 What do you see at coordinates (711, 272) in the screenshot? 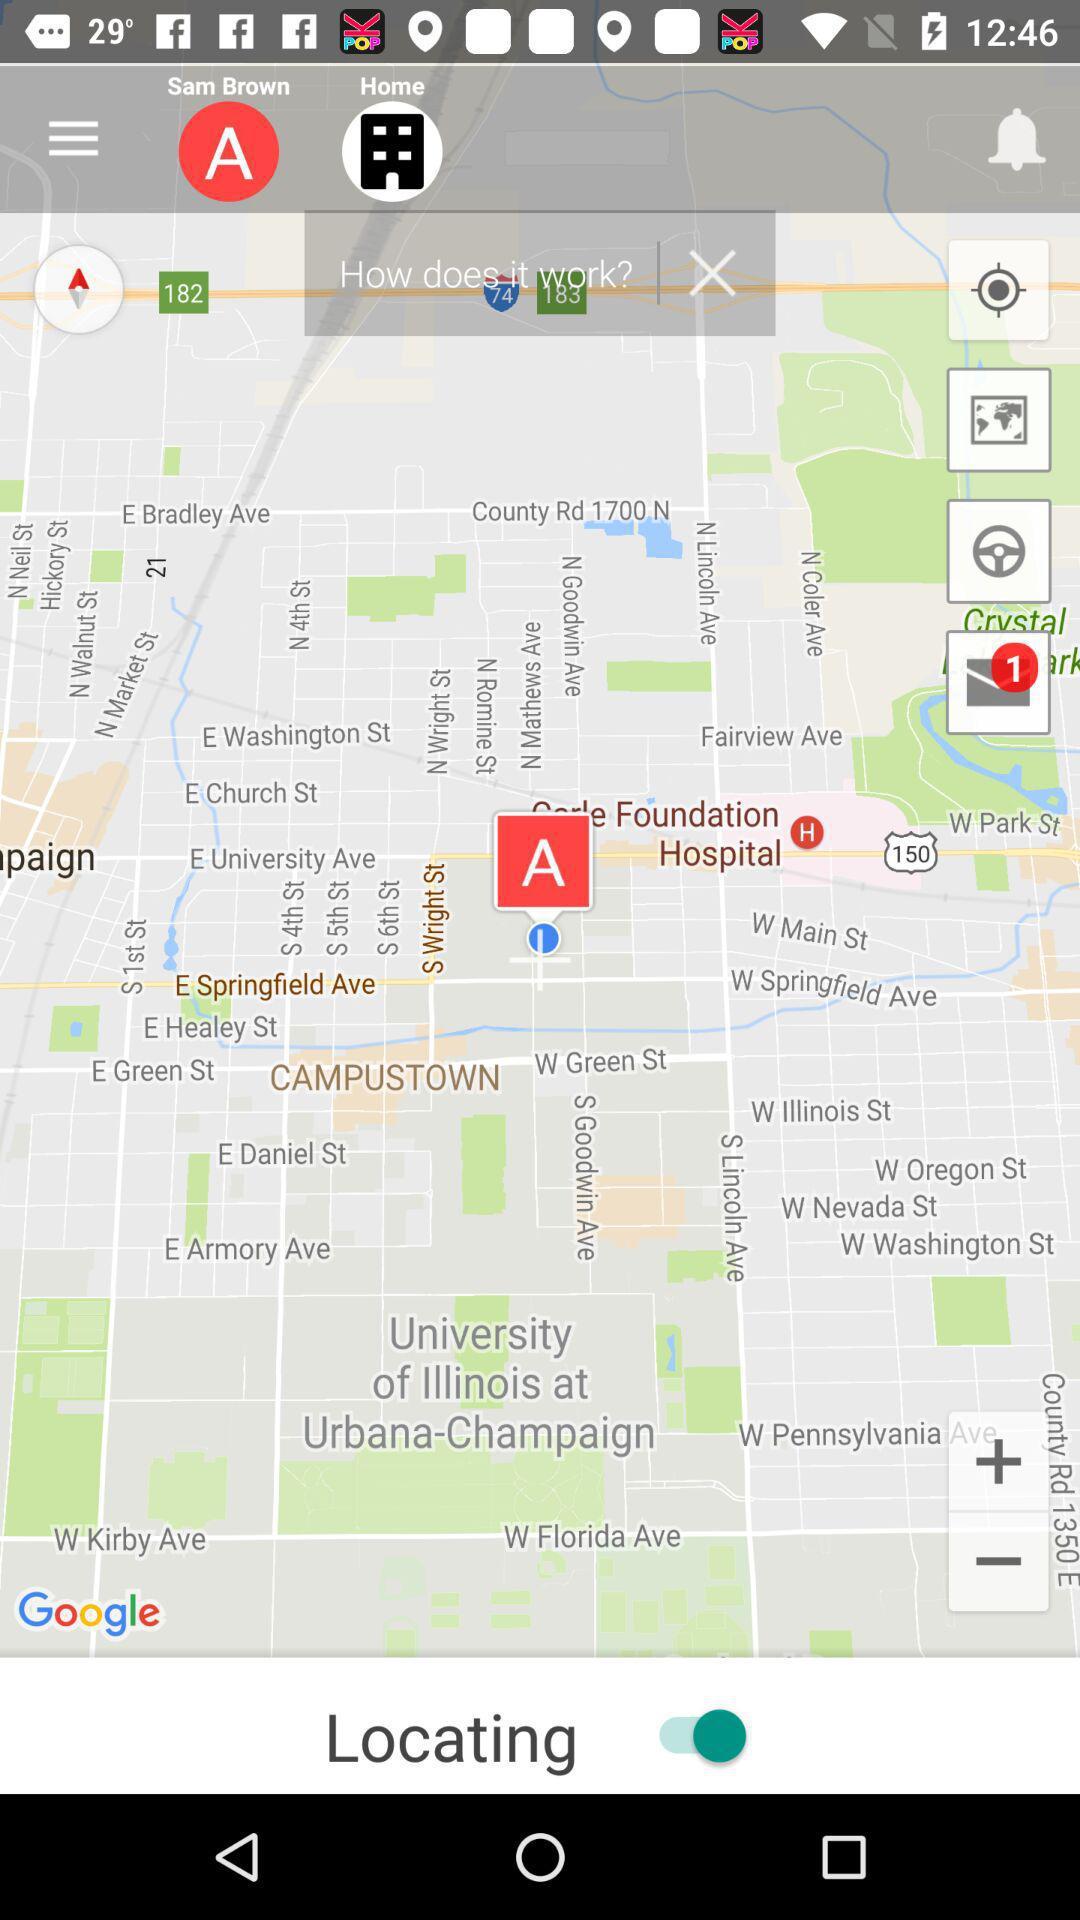
I see `the close icon` at bounding box center [711, 272].